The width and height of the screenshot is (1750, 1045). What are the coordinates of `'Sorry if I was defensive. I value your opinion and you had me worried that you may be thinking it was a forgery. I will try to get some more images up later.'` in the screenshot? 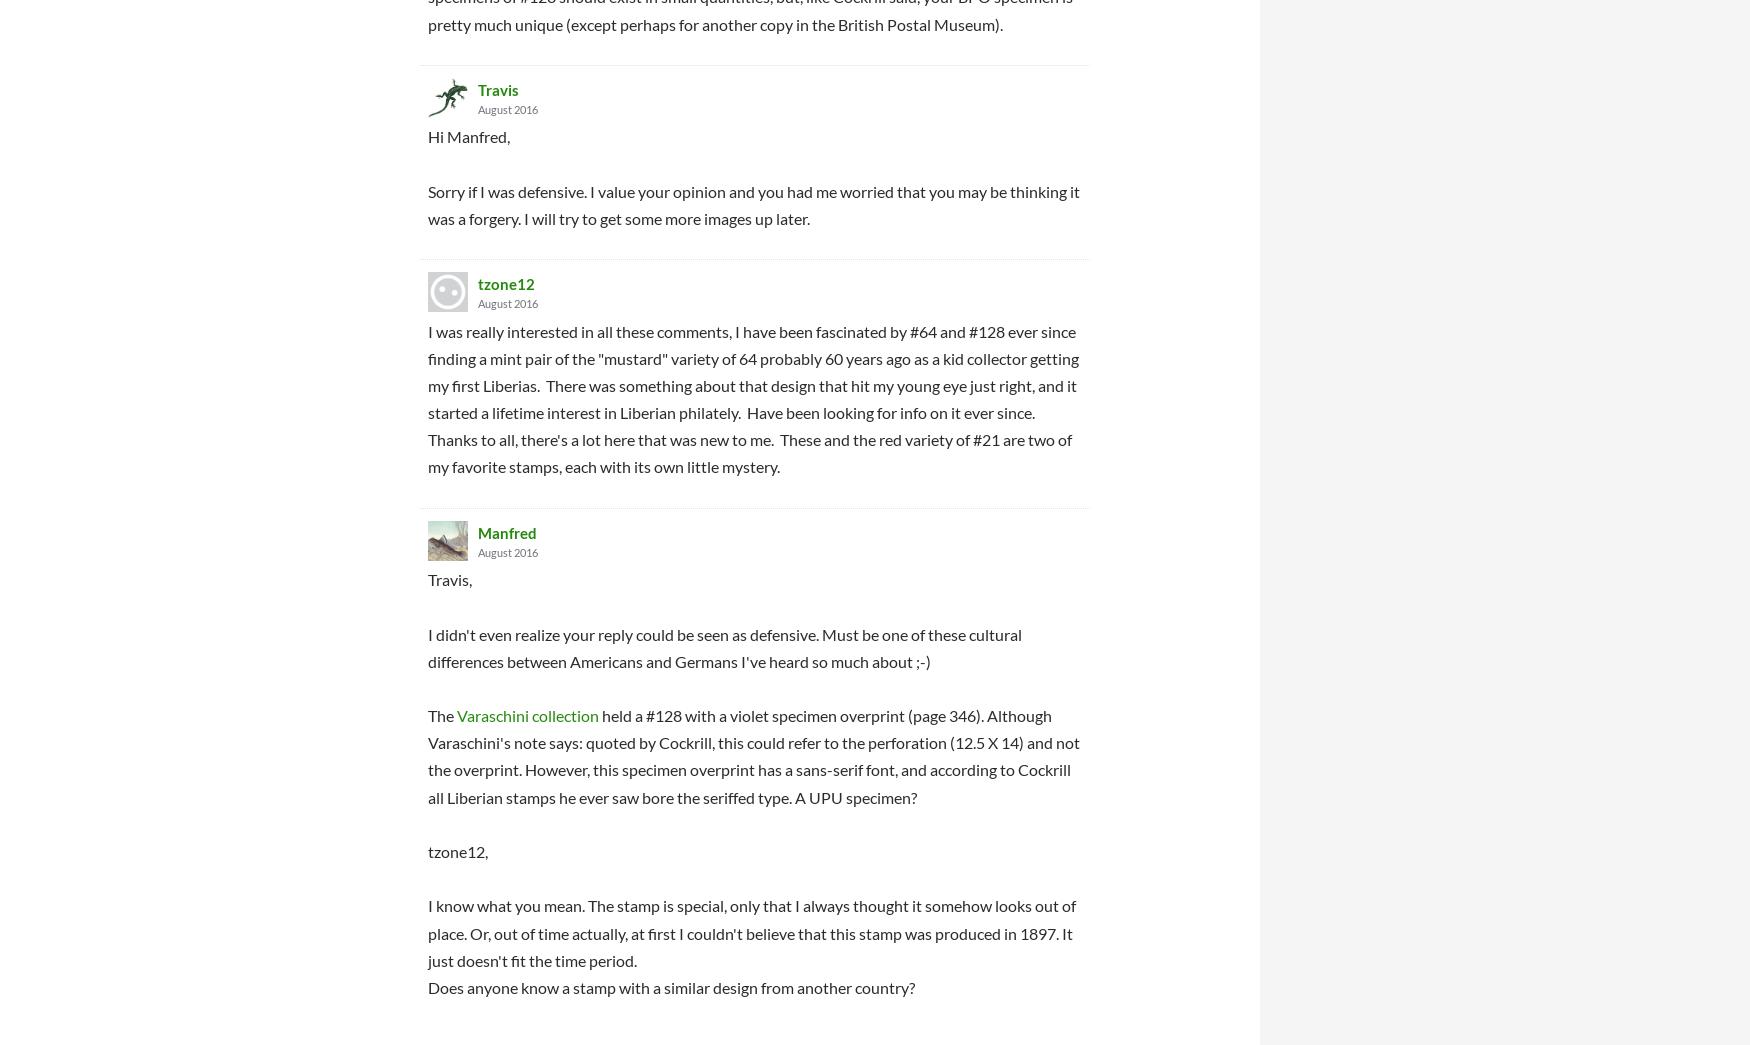 It's located at (753, 203).